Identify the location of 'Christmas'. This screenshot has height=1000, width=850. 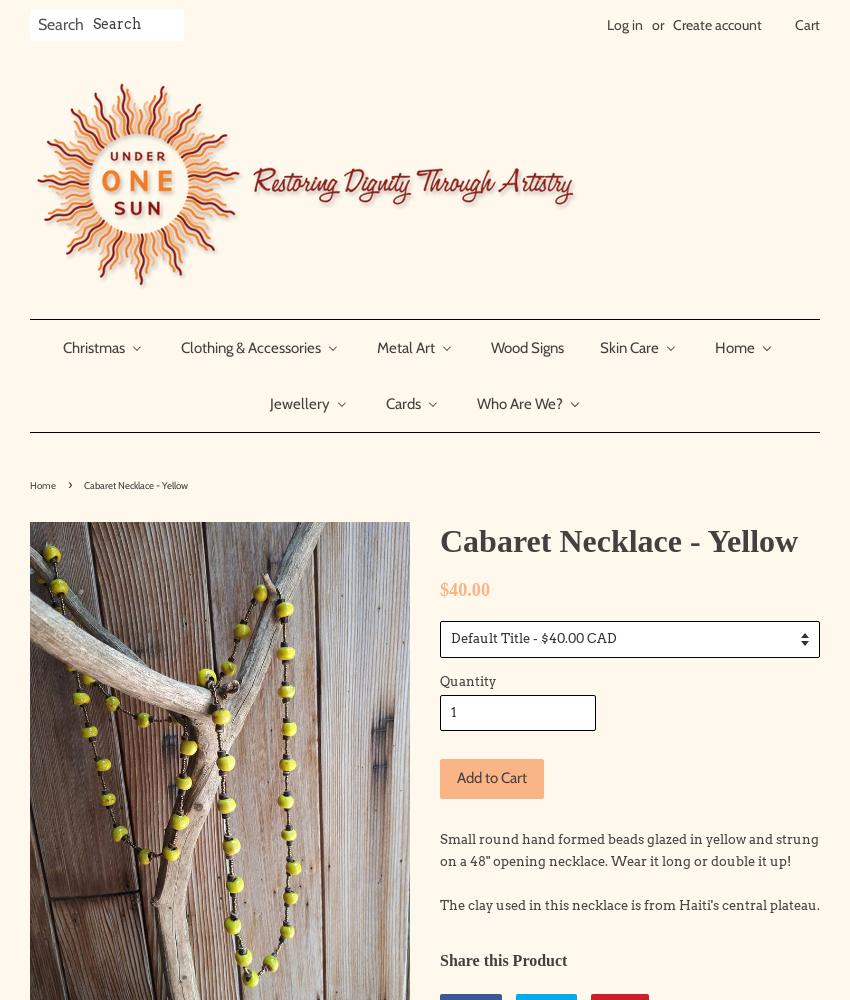
(61, 346).